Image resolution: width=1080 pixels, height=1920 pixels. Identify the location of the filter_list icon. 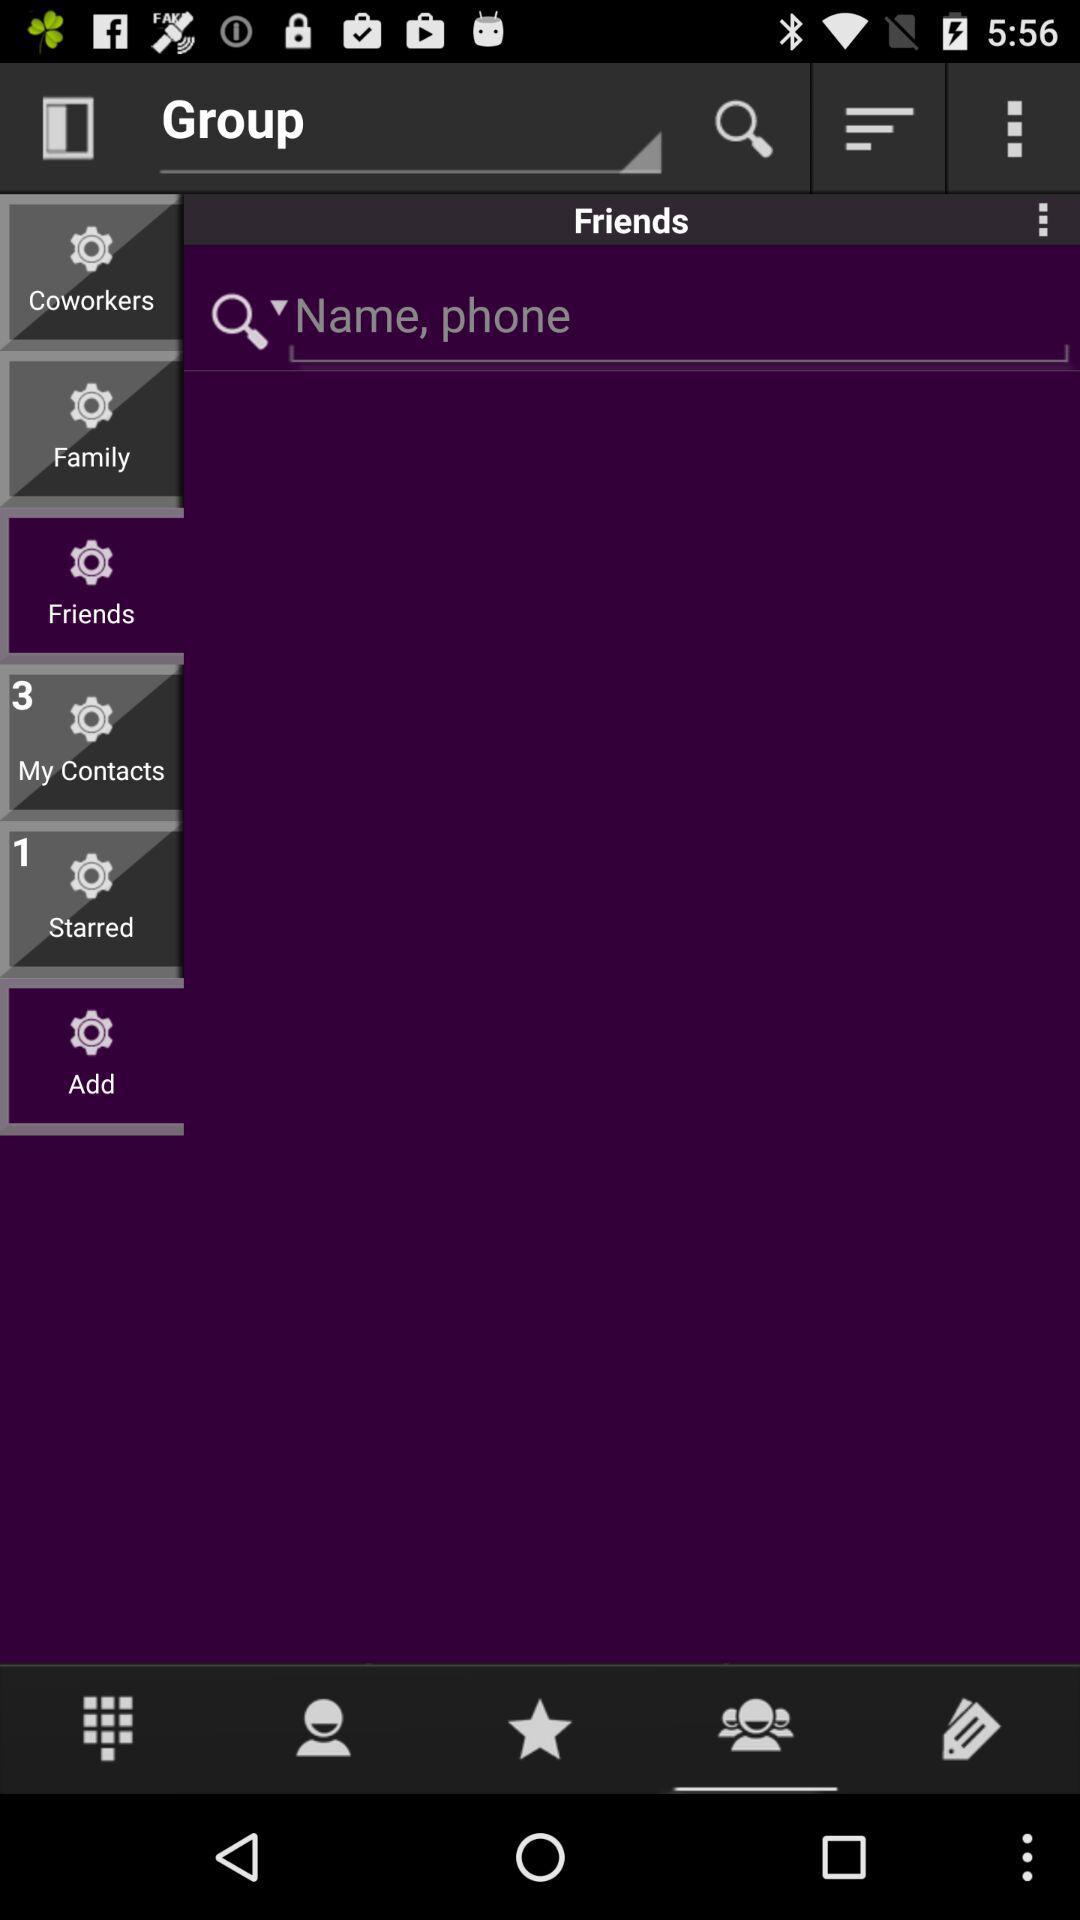
(878, 136).